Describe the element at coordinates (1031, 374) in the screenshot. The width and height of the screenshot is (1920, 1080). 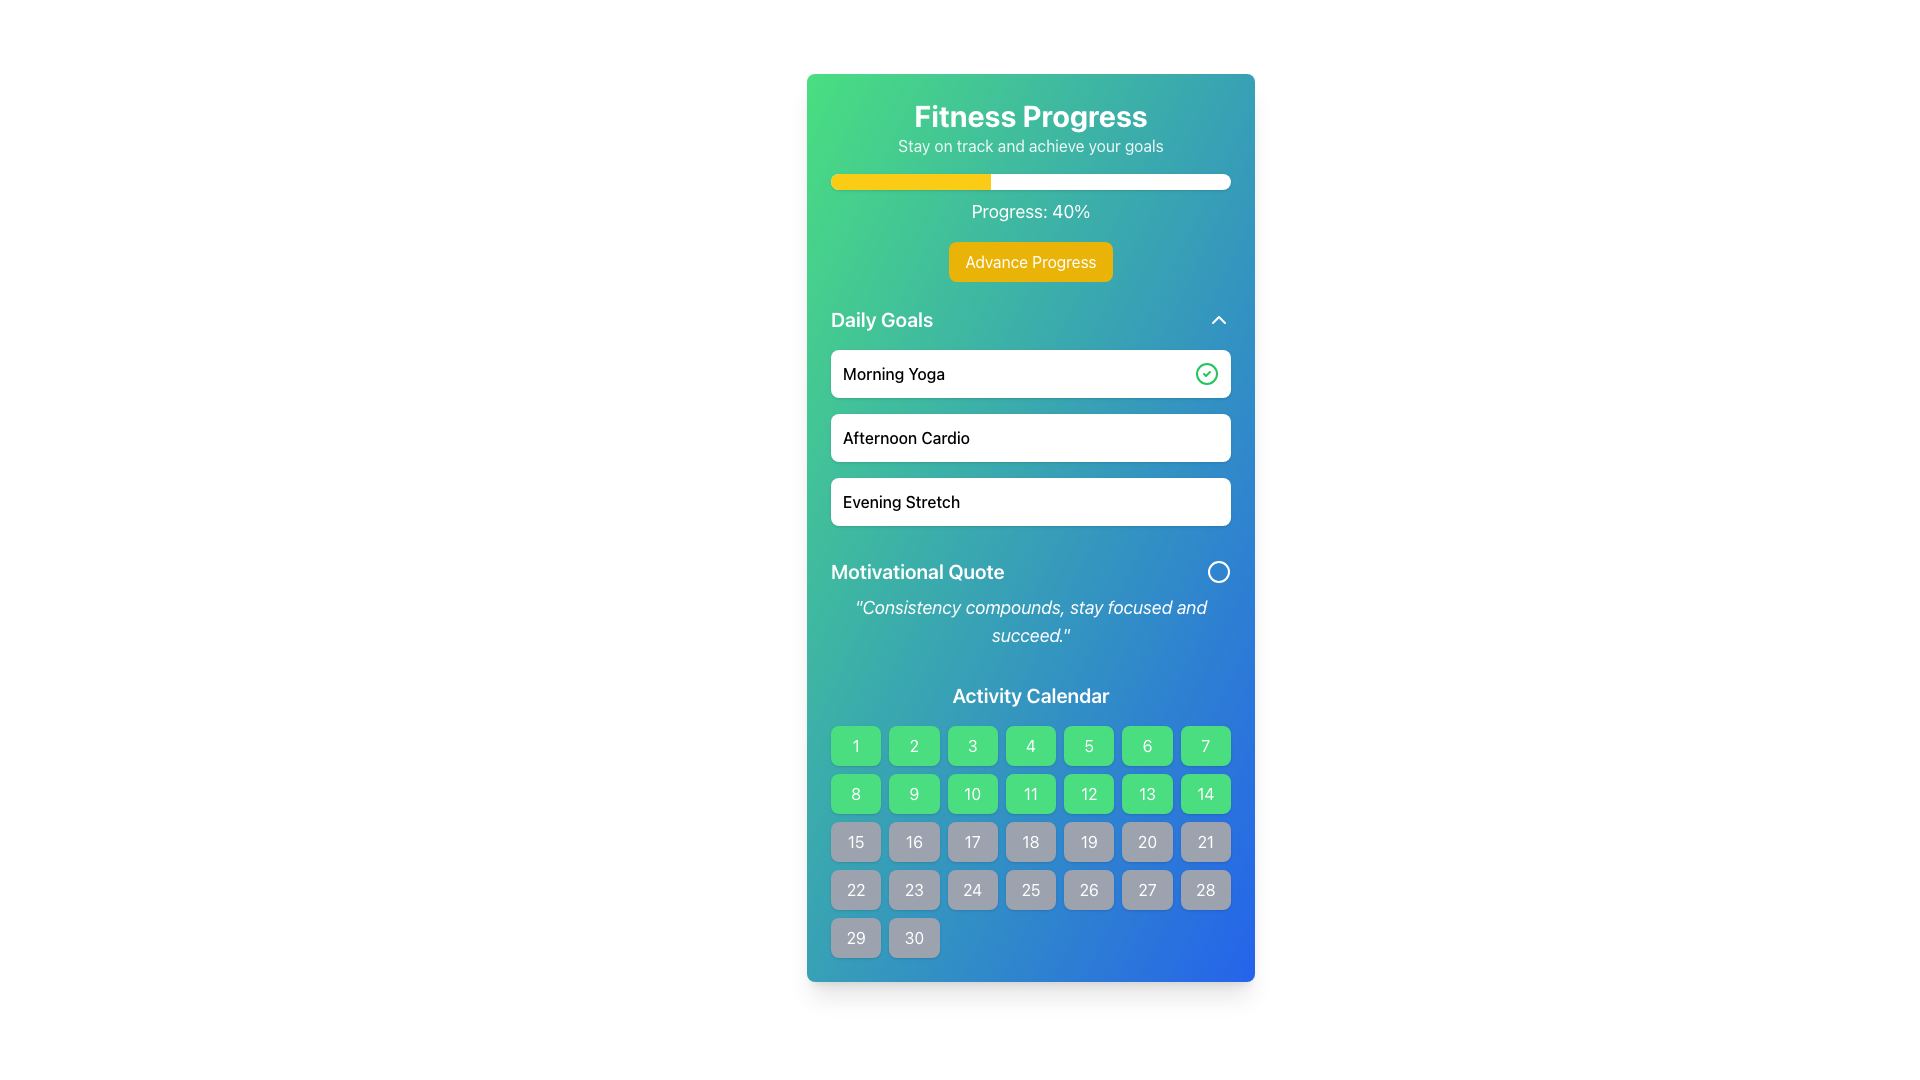
I see `the 'Morning Yoga' list item with a green checkmark indicator in the 'Daily Goals' section` at that location.